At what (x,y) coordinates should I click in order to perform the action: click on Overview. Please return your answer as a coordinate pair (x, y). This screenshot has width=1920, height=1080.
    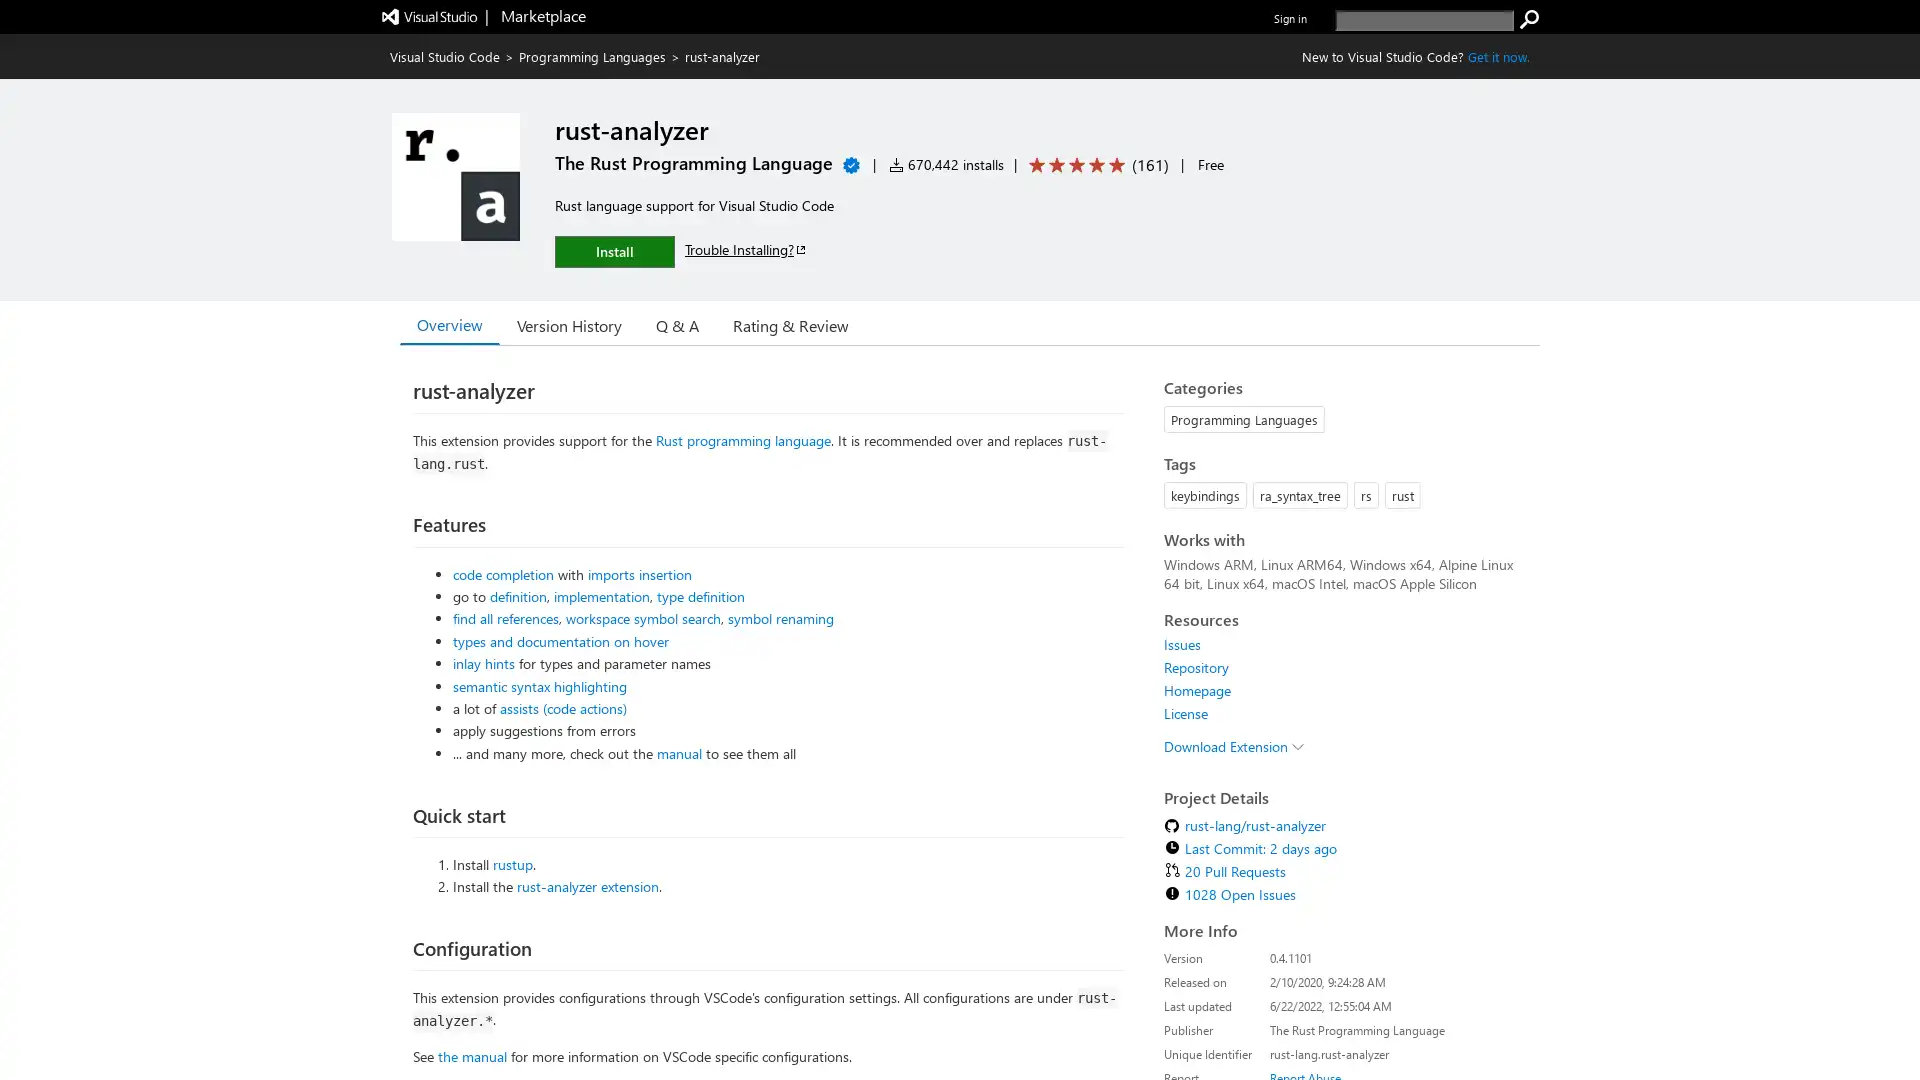
    Looking at the image, I should click on (449, 323).